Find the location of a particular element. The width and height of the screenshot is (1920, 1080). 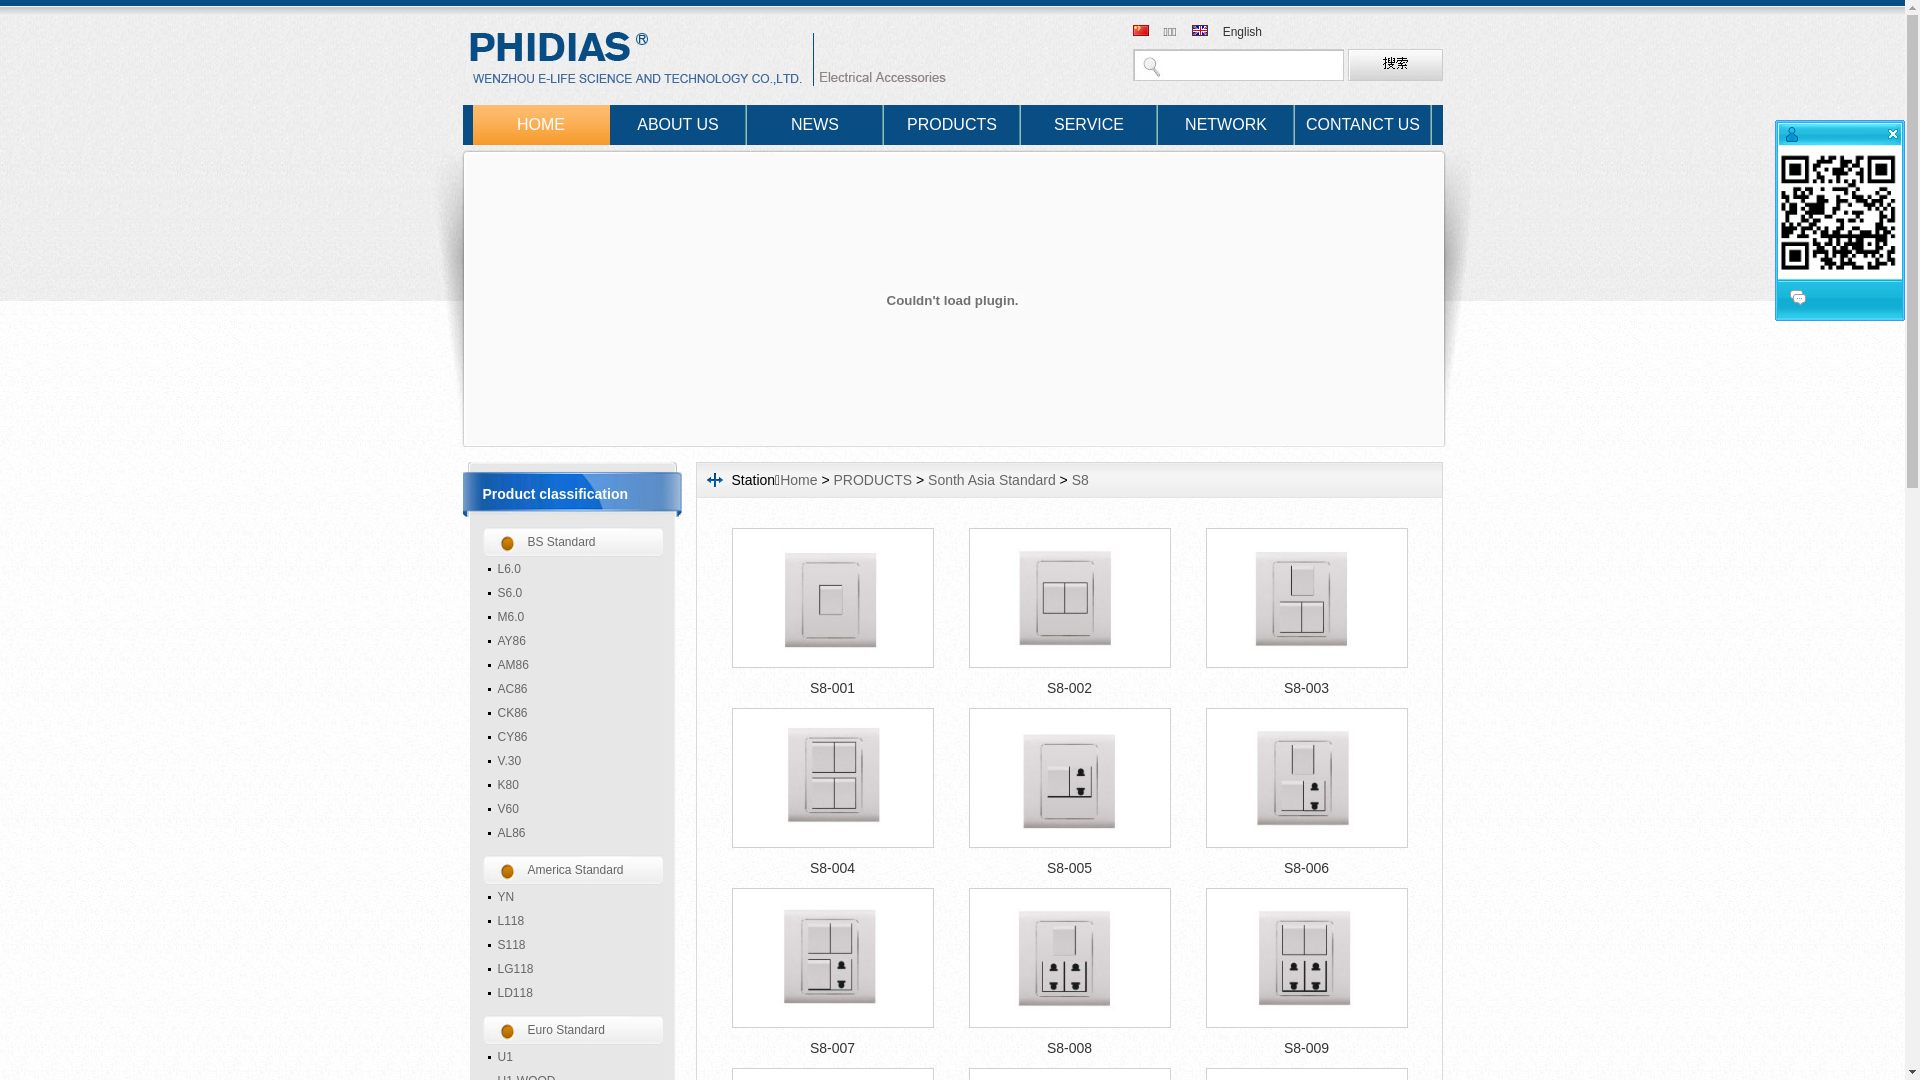

'V.30' is located at coordinates (573, 760).